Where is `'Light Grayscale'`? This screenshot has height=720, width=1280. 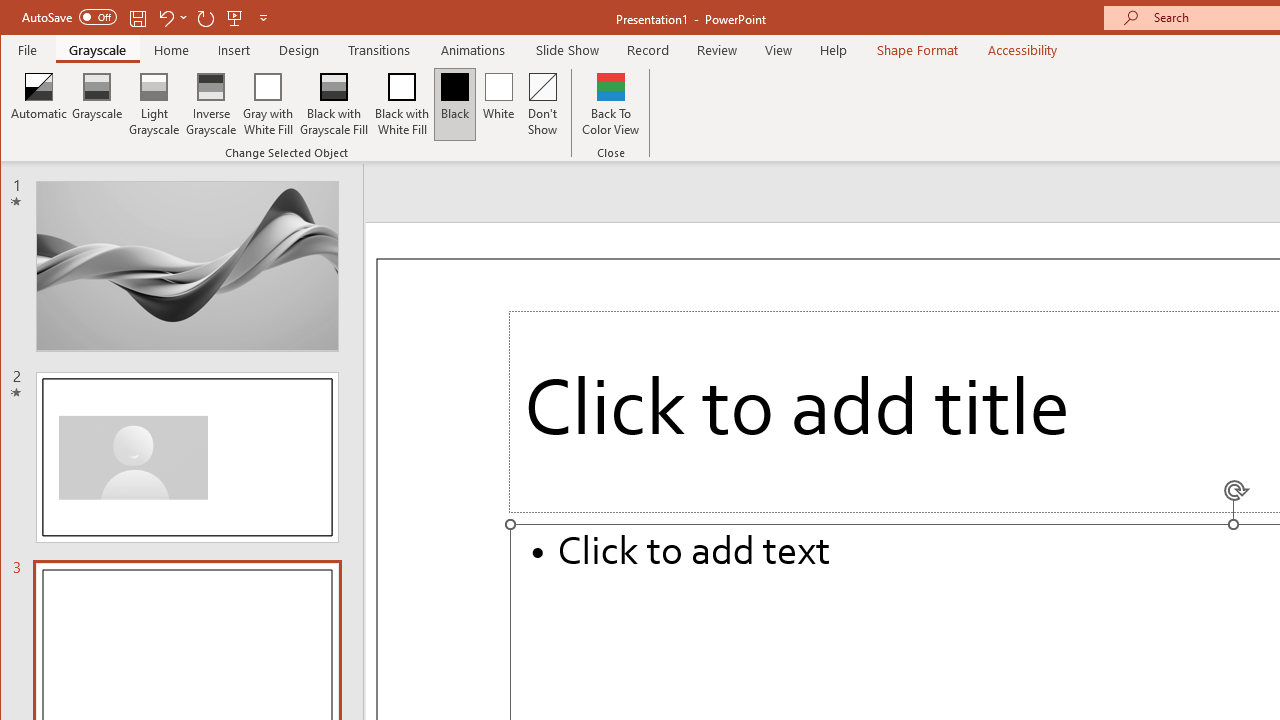 'Light Grayscale' is located at coordinates (153, 104).